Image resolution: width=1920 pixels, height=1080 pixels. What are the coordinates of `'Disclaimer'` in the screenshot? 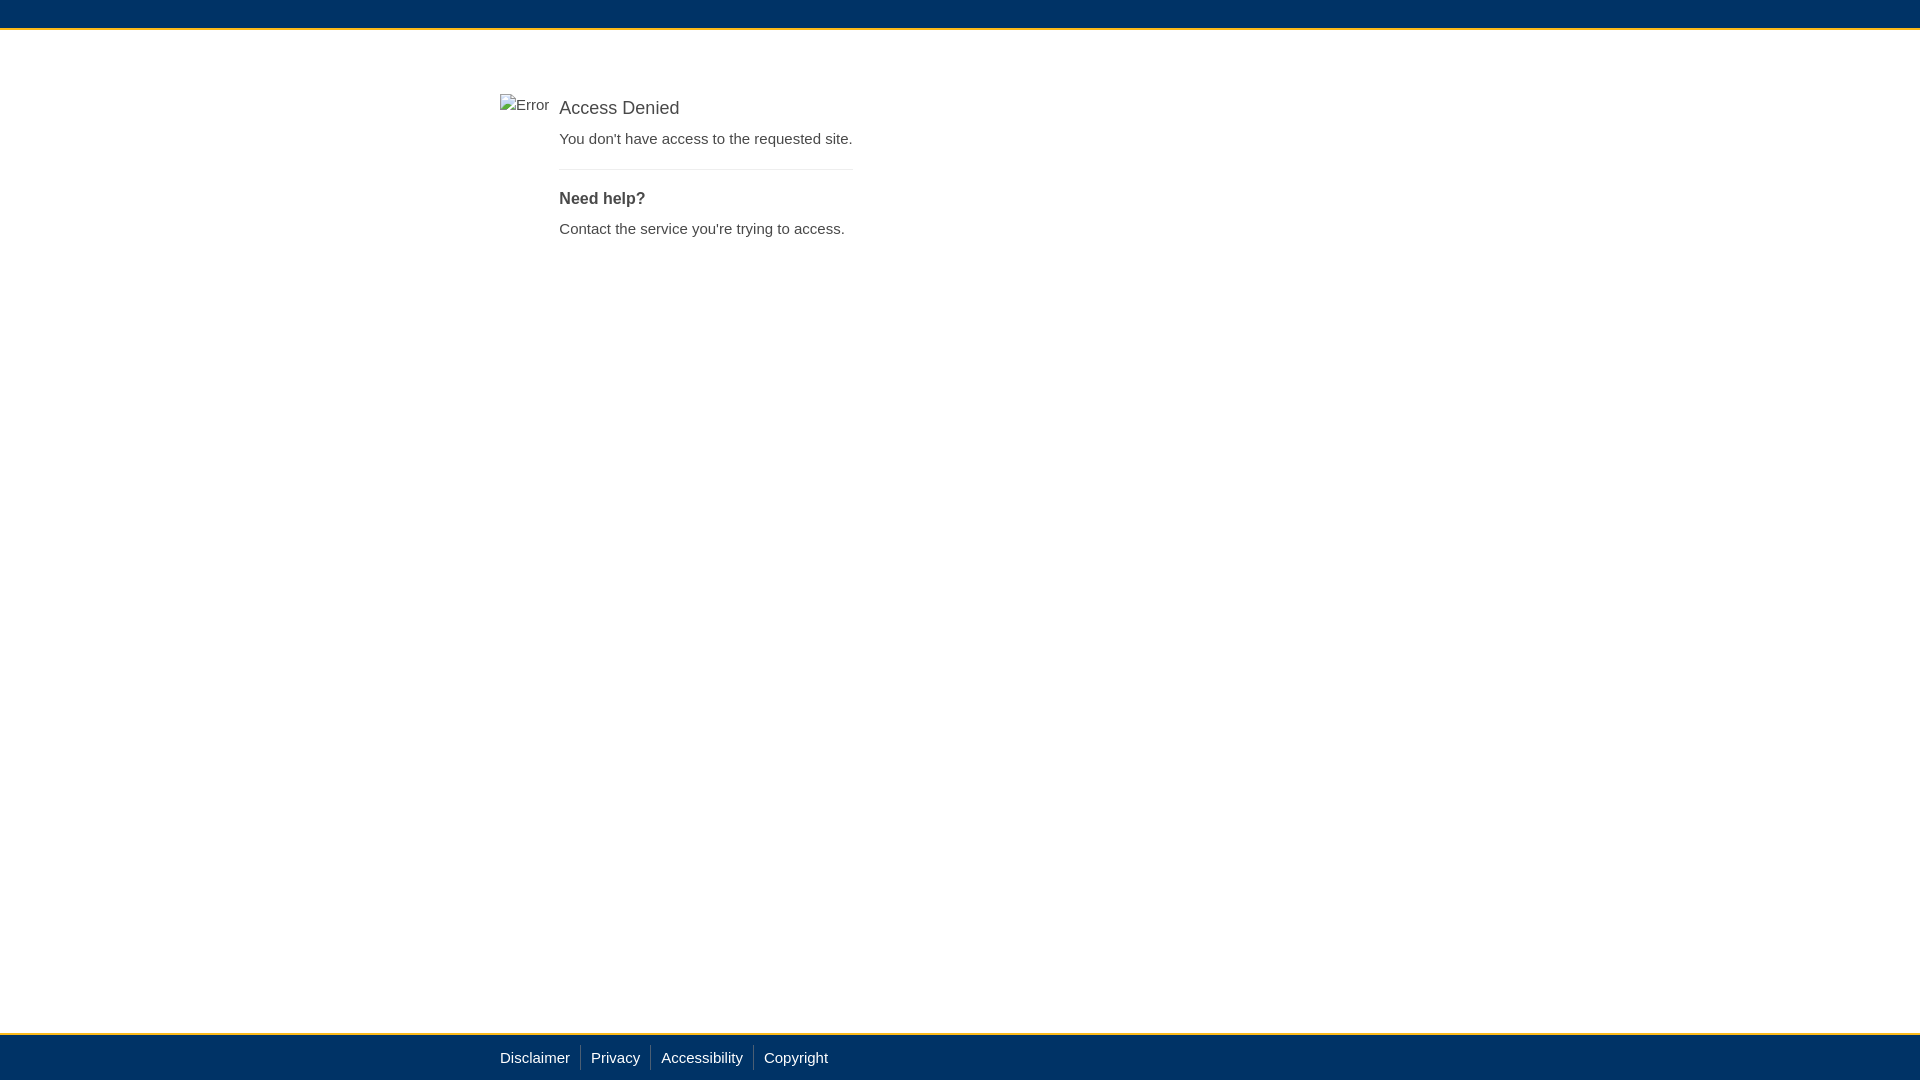 It's located at (534, 1056).